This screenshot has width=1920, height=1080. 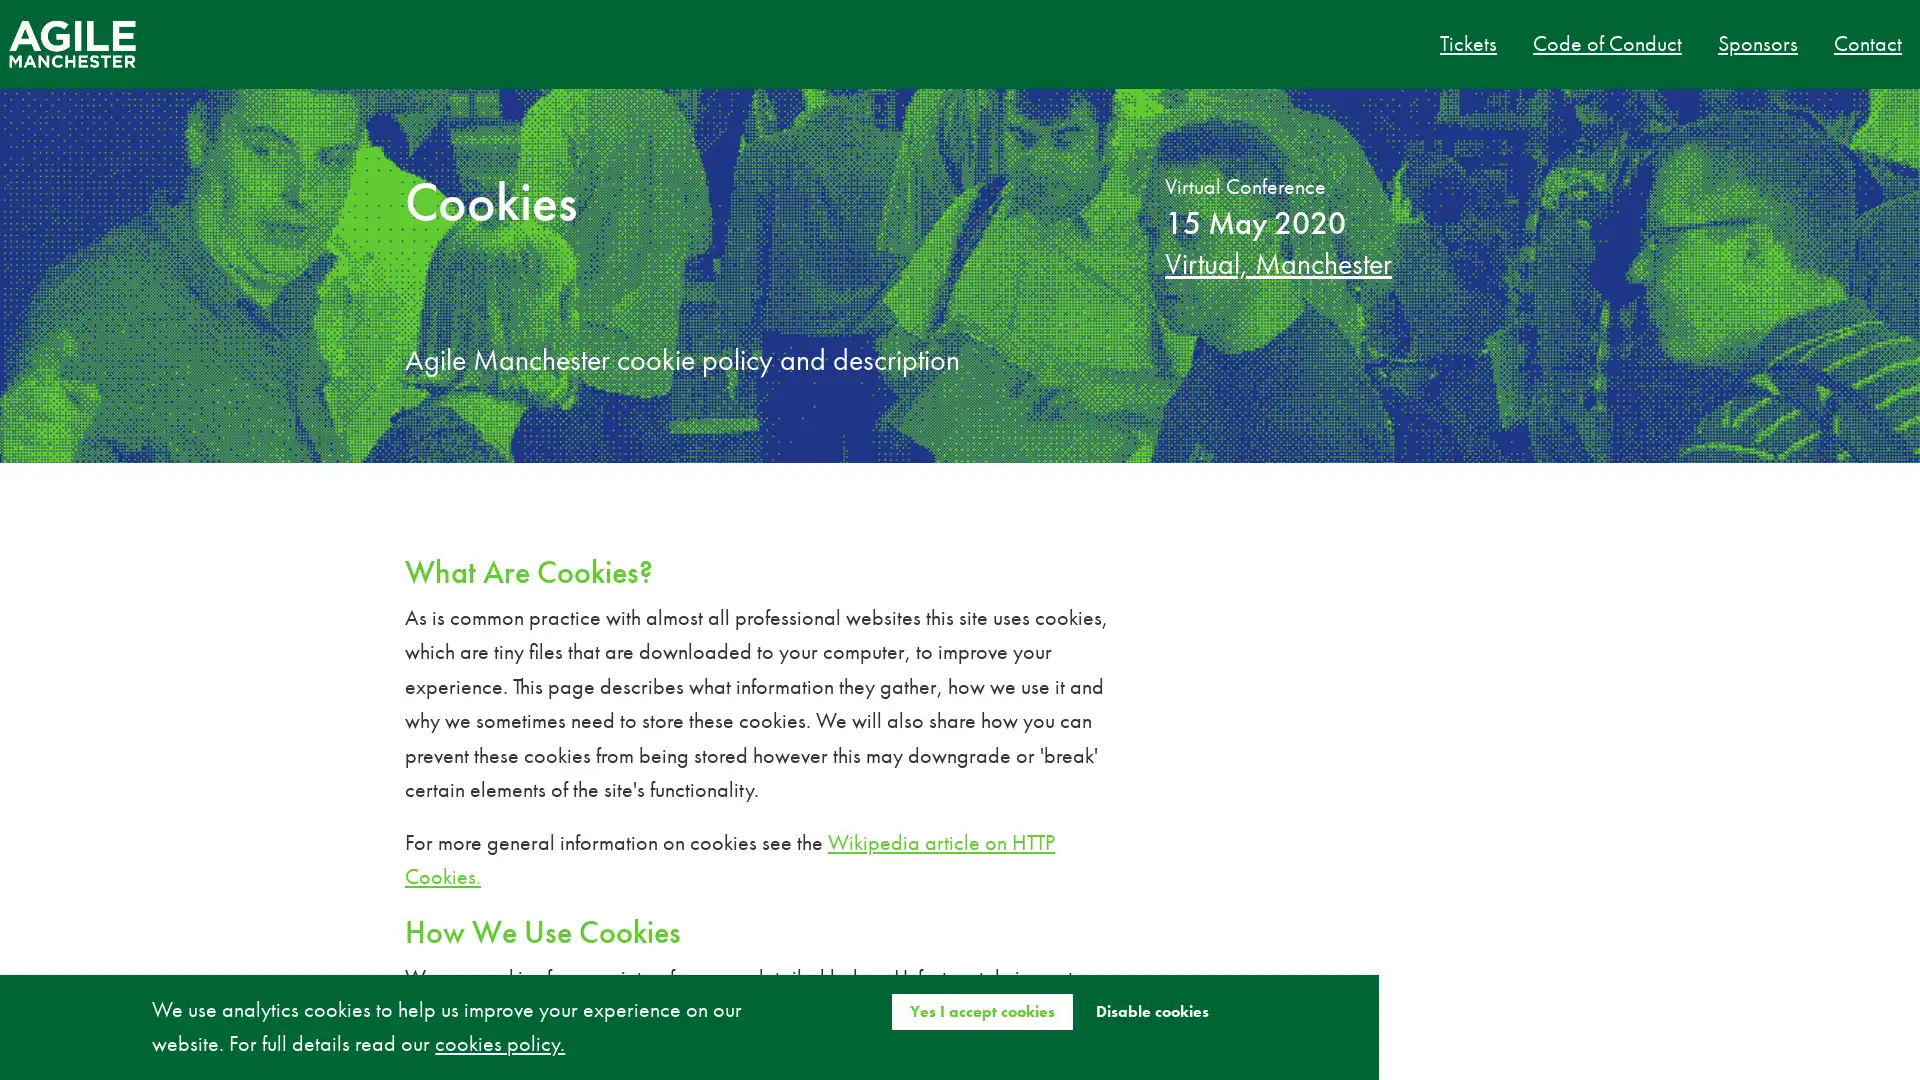 I want to click on Yes I accept cookies, so click(x=981, y=1010).